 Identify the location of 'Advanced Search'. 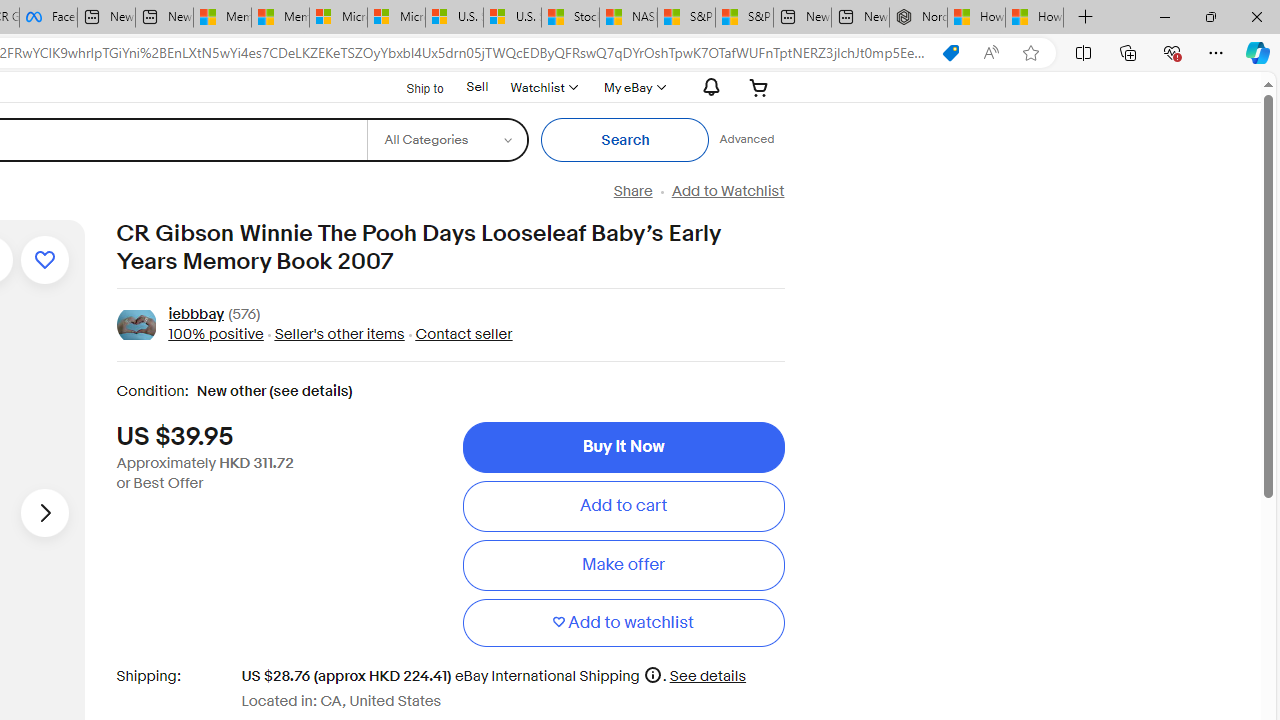
(745, 139).